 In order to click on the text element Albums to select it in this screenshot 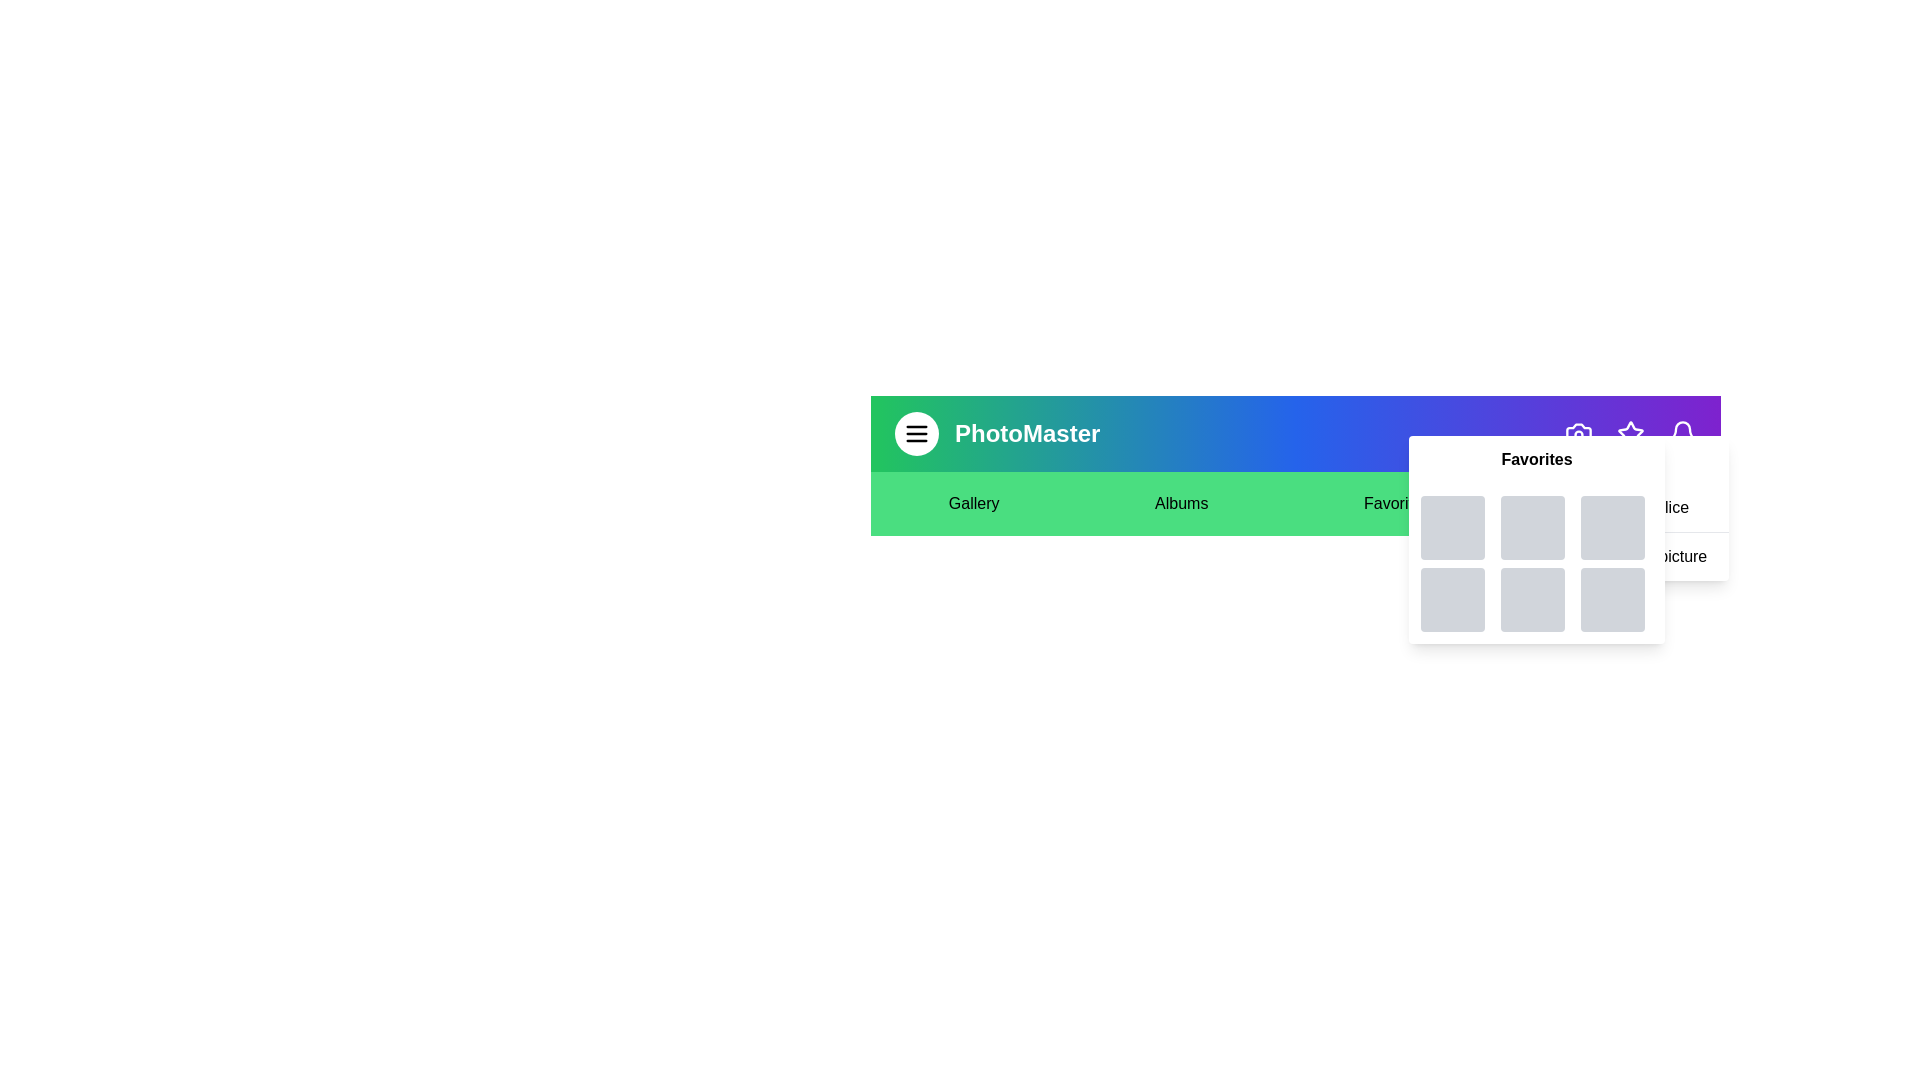, I will do `click(1181, 503)`.